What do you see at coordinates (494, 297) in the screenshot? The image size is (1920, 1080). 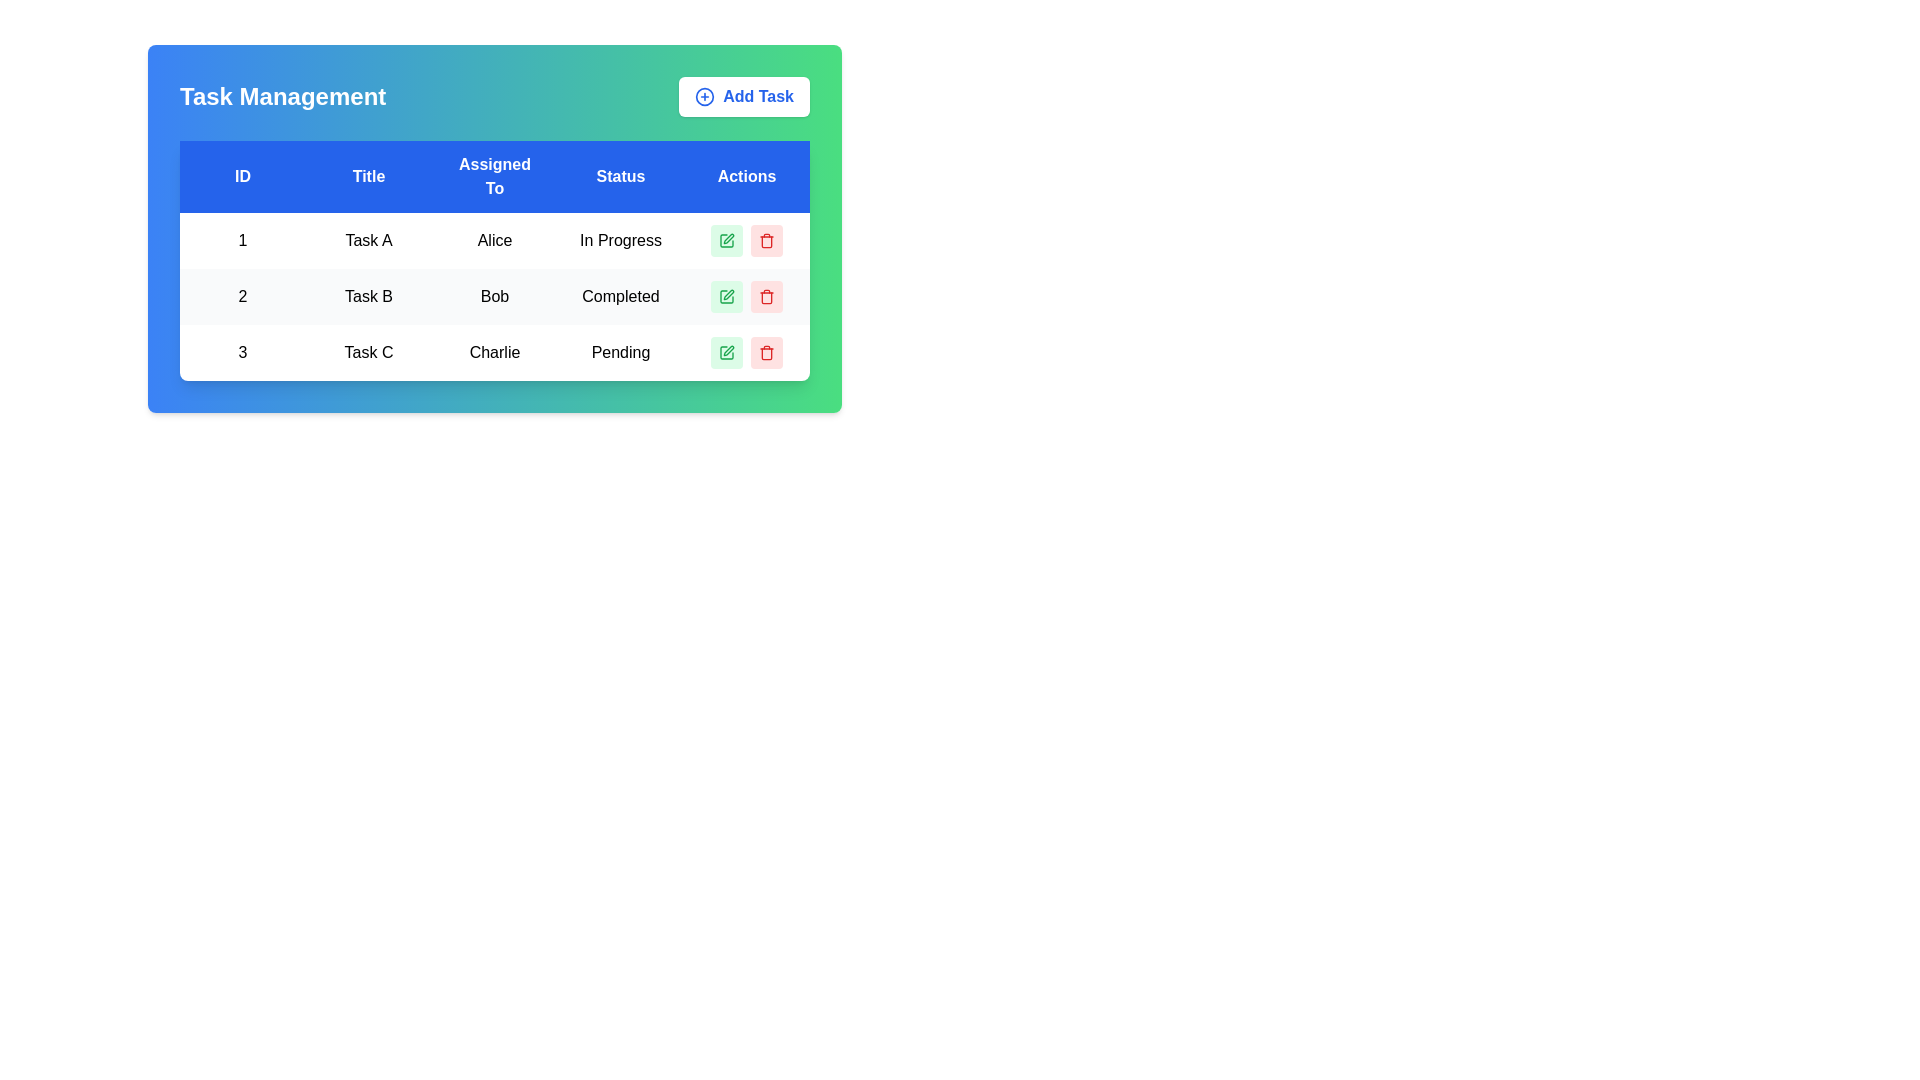 I see `the text label indicating the assignee for 'Task B' in the 'Assigned To' column of the task management table` at bounding box center [494, 297].